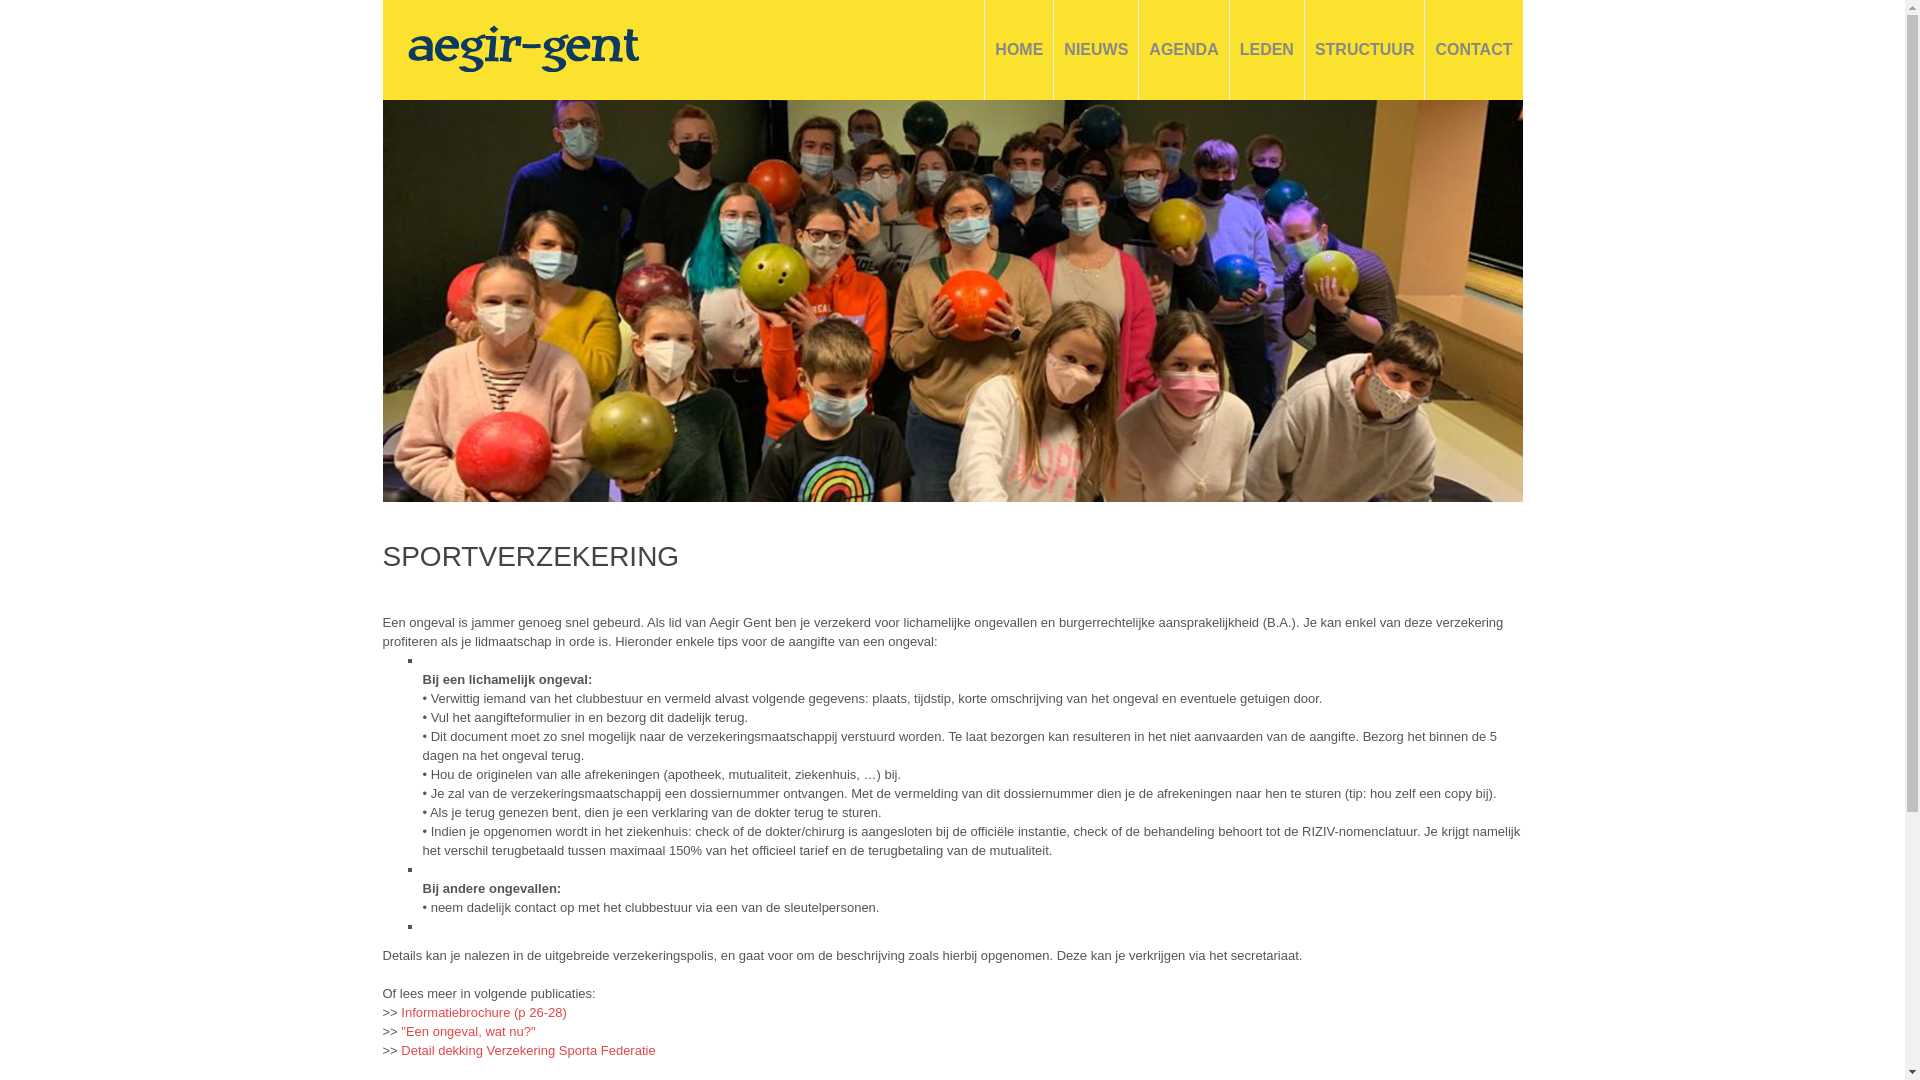 This screenshot has height=1080, width=1920. Describe the element at coordinates (465, 1031) in the screenshot. I see `'"Een ongeval, wat nu?"'` at that location.